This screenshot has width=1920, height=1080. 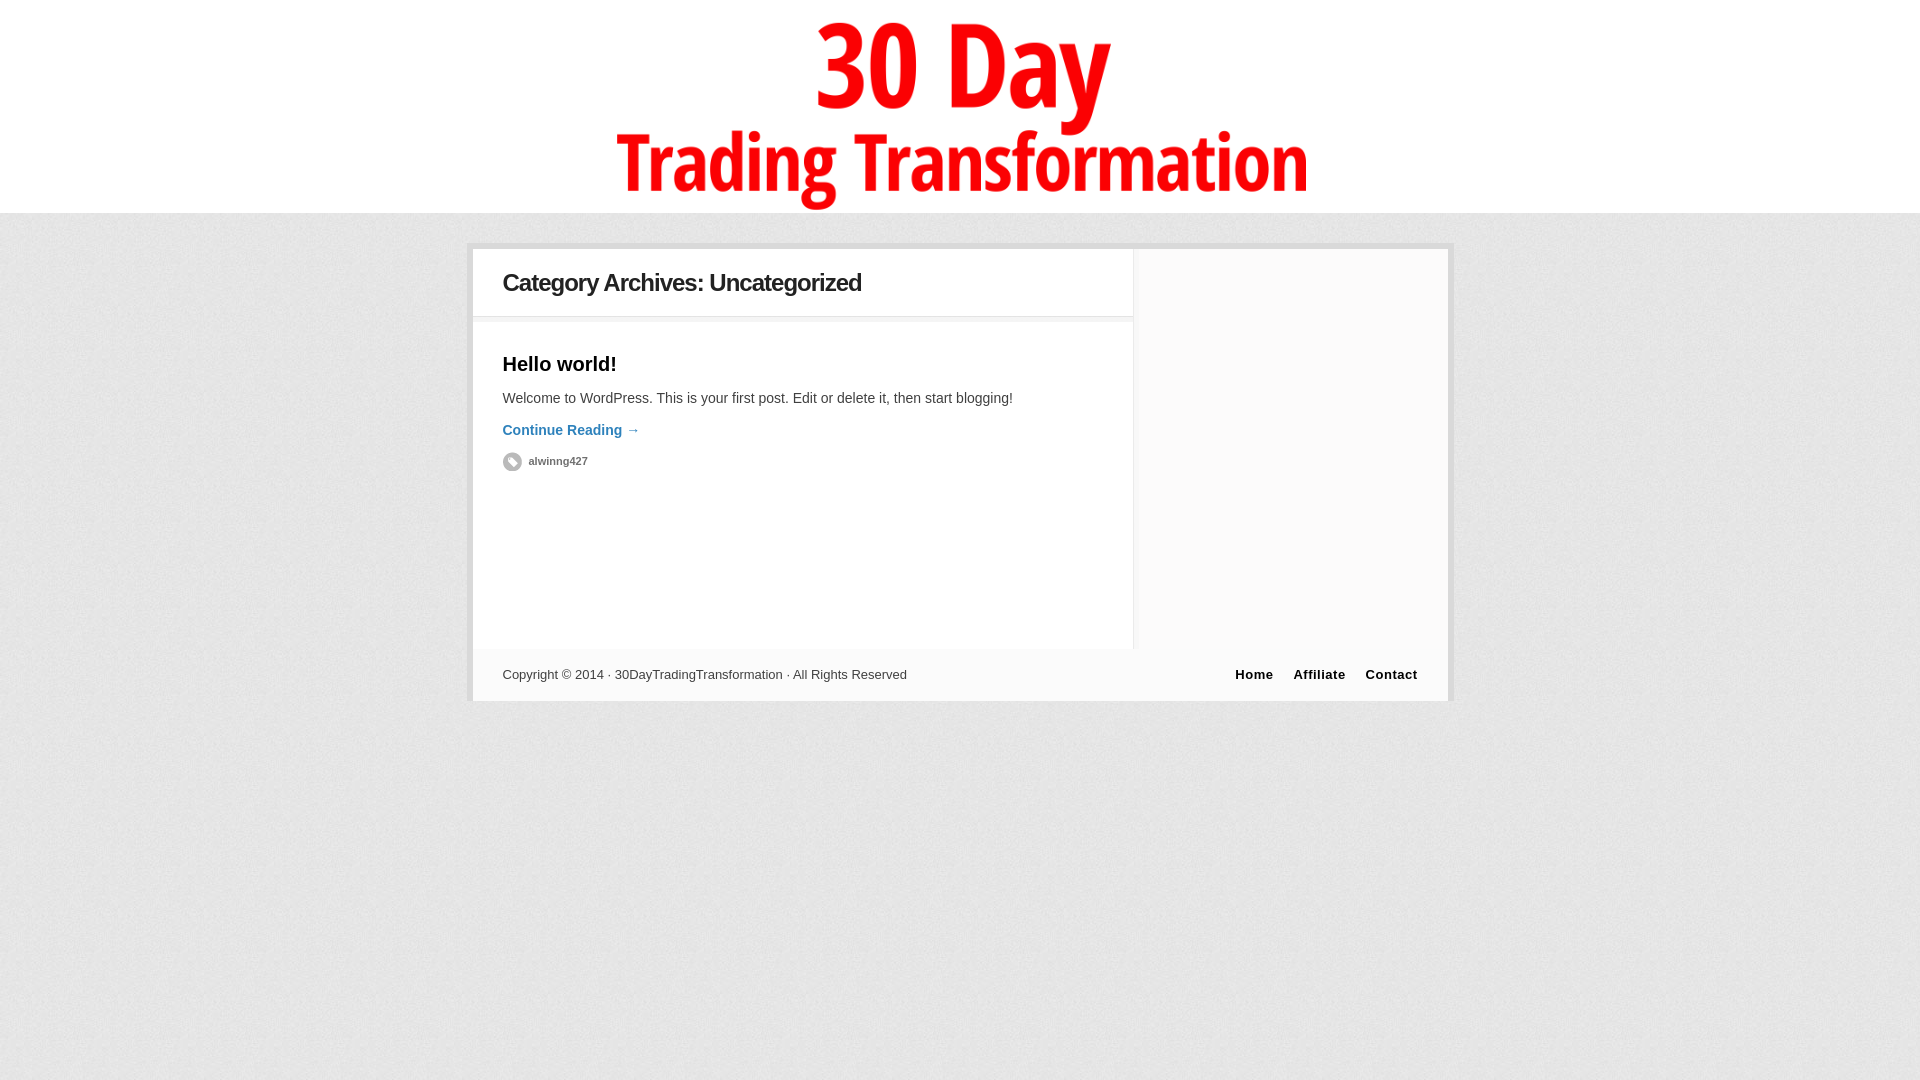 What do you see at coordinates (558, 363) in the screenshot?
I see `'Hello world!'` at bounding box center [558, 363].